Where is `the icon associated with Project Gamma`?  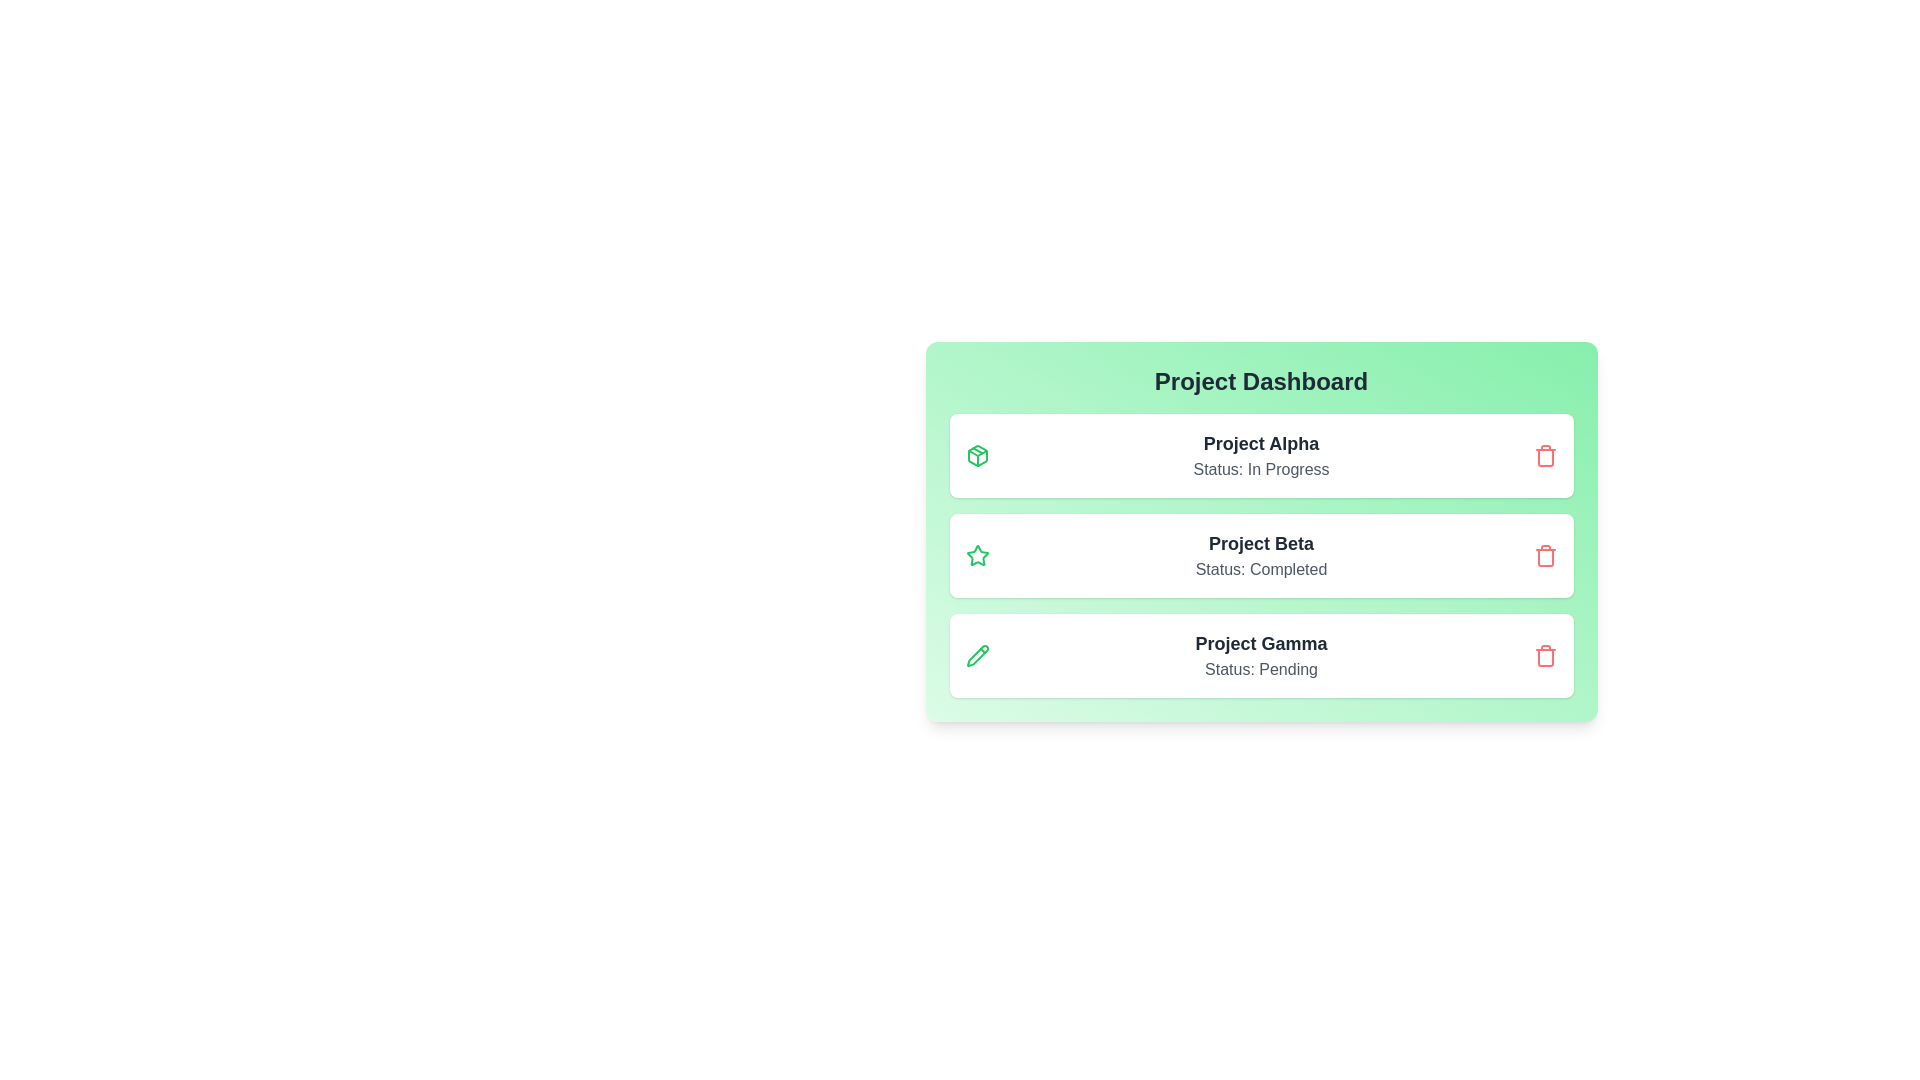
the icon associated with Project Gamma is located at coordinates (977, 655).